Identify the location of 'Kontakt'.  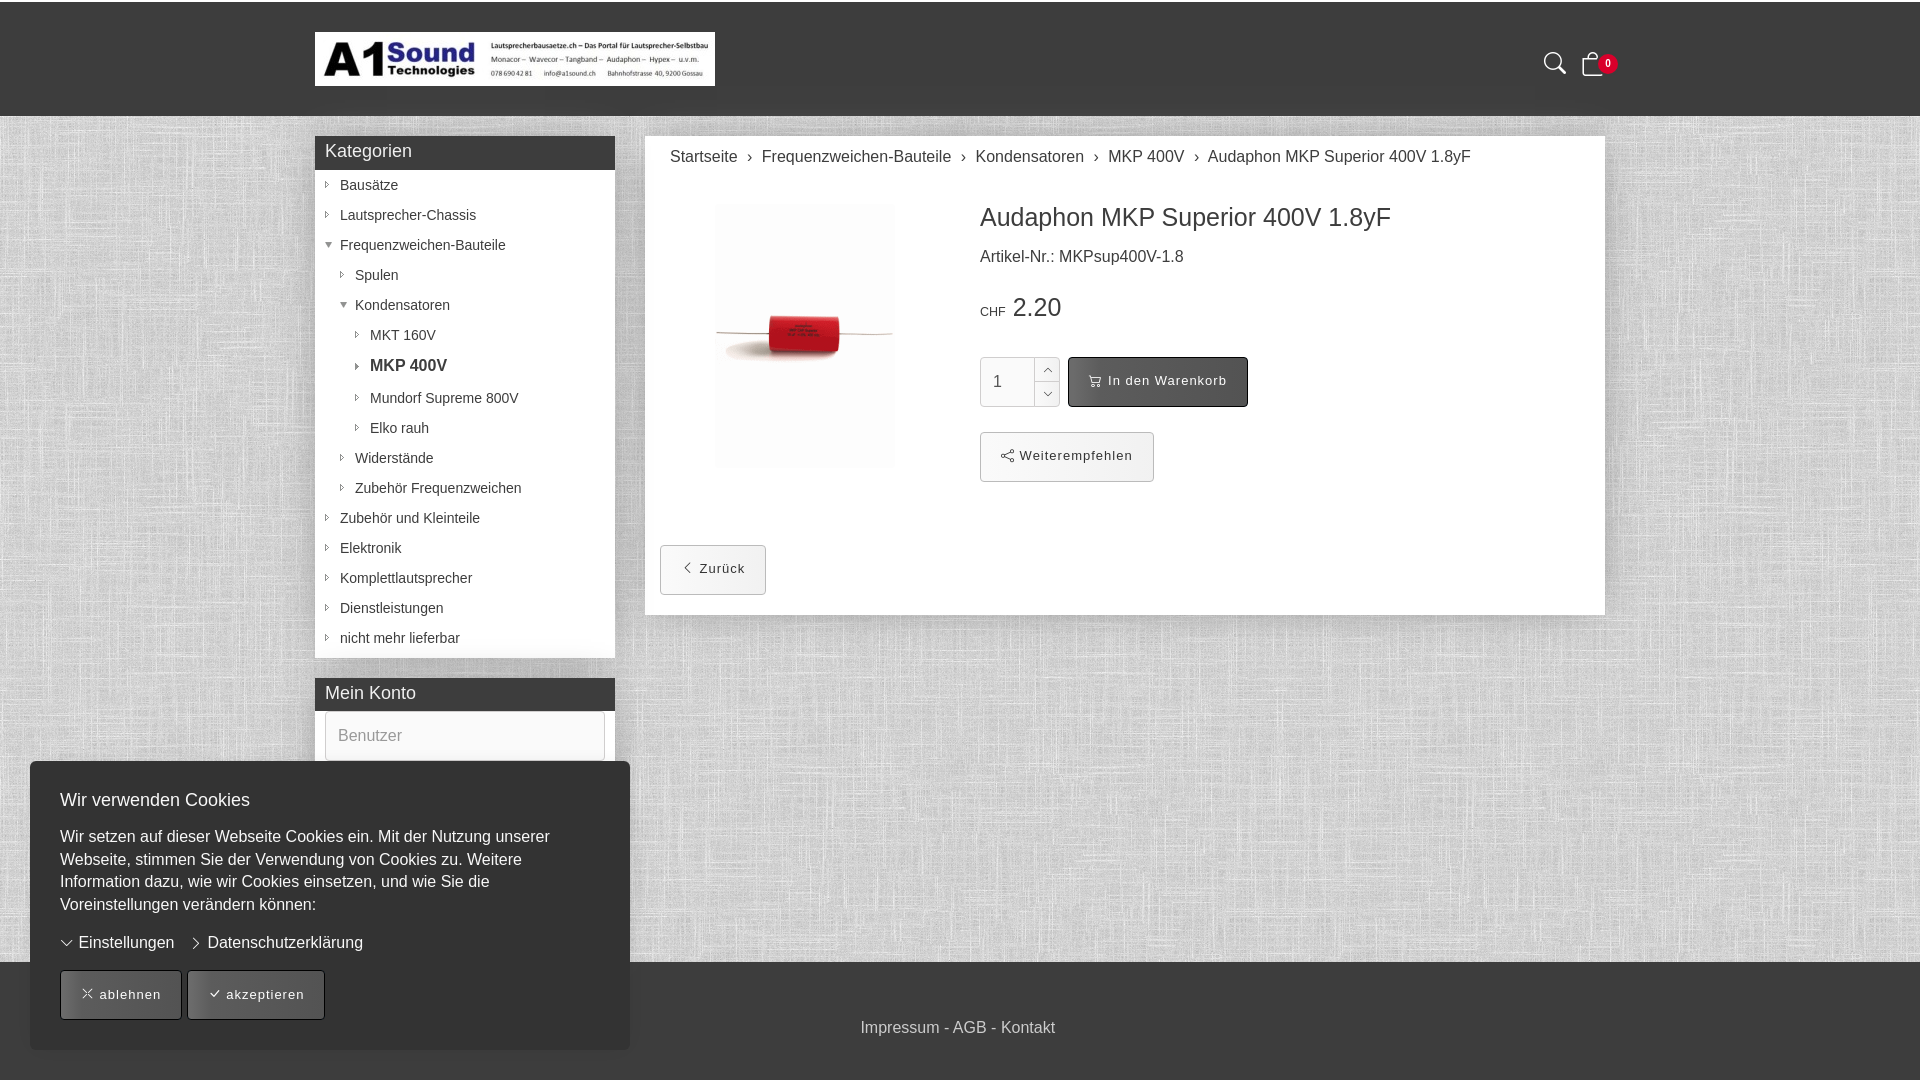
(1027, 1027).